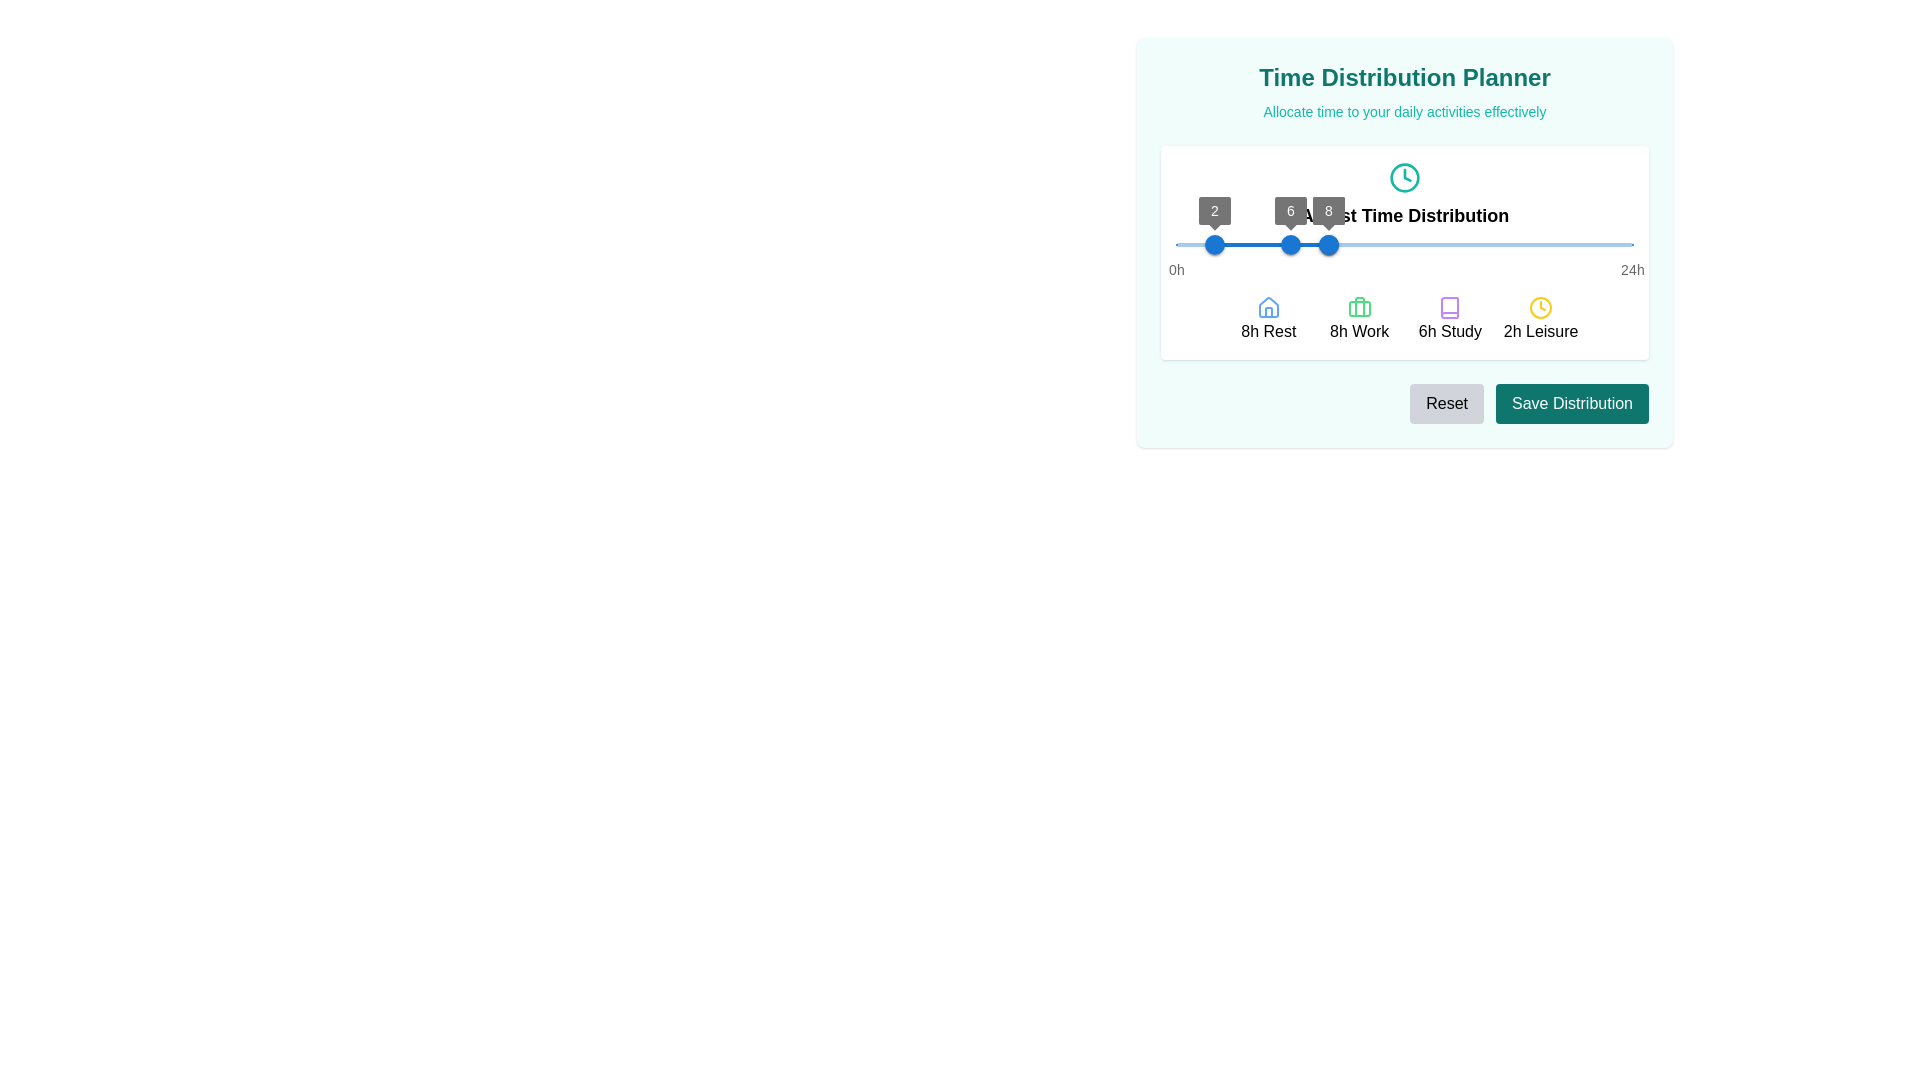  I want to click on the descriptive text label providing guidance for the 'Time Distribution Planner' feature, which is positioned below the main heading and above the time distribution visualization chart, so click(1404, 111).